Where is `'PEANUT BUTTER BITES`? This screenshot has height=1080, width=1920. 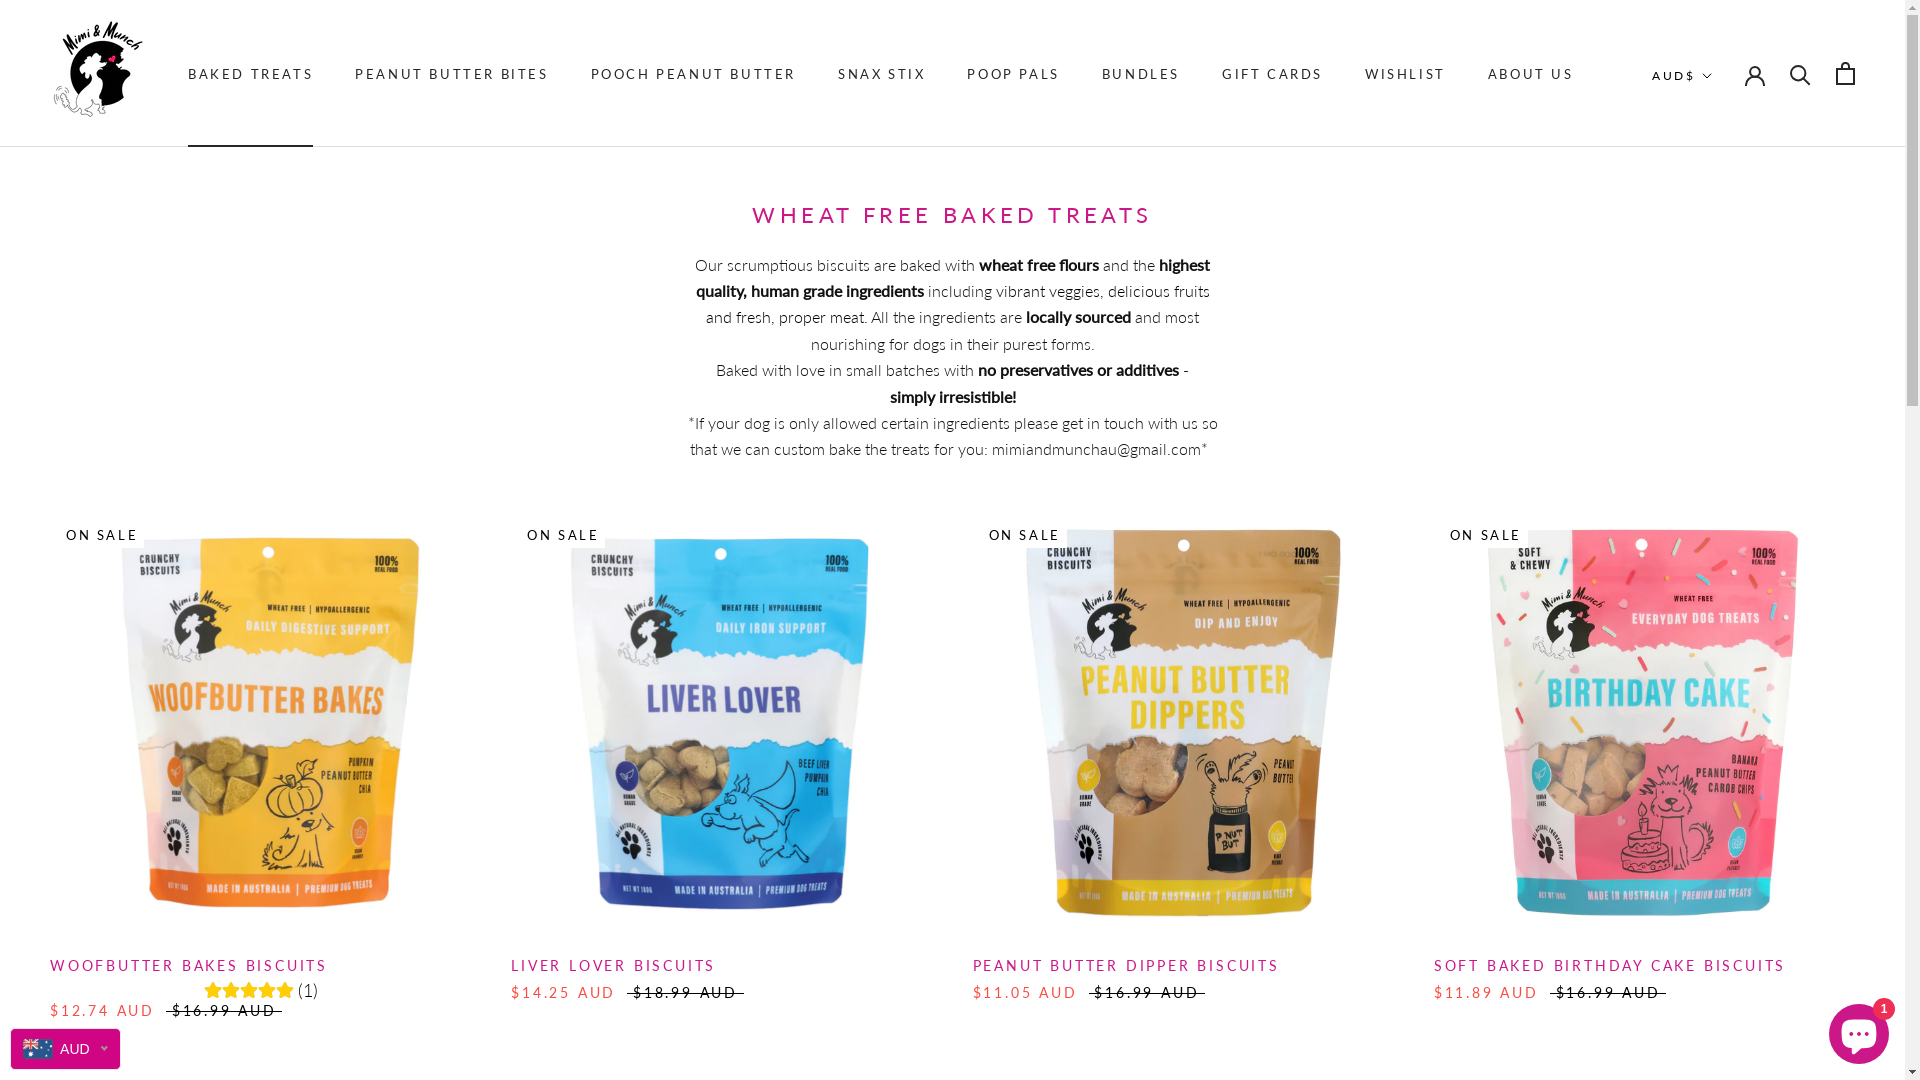 'PEANUT BUTTER BITES is located at coordinates (355, 72).